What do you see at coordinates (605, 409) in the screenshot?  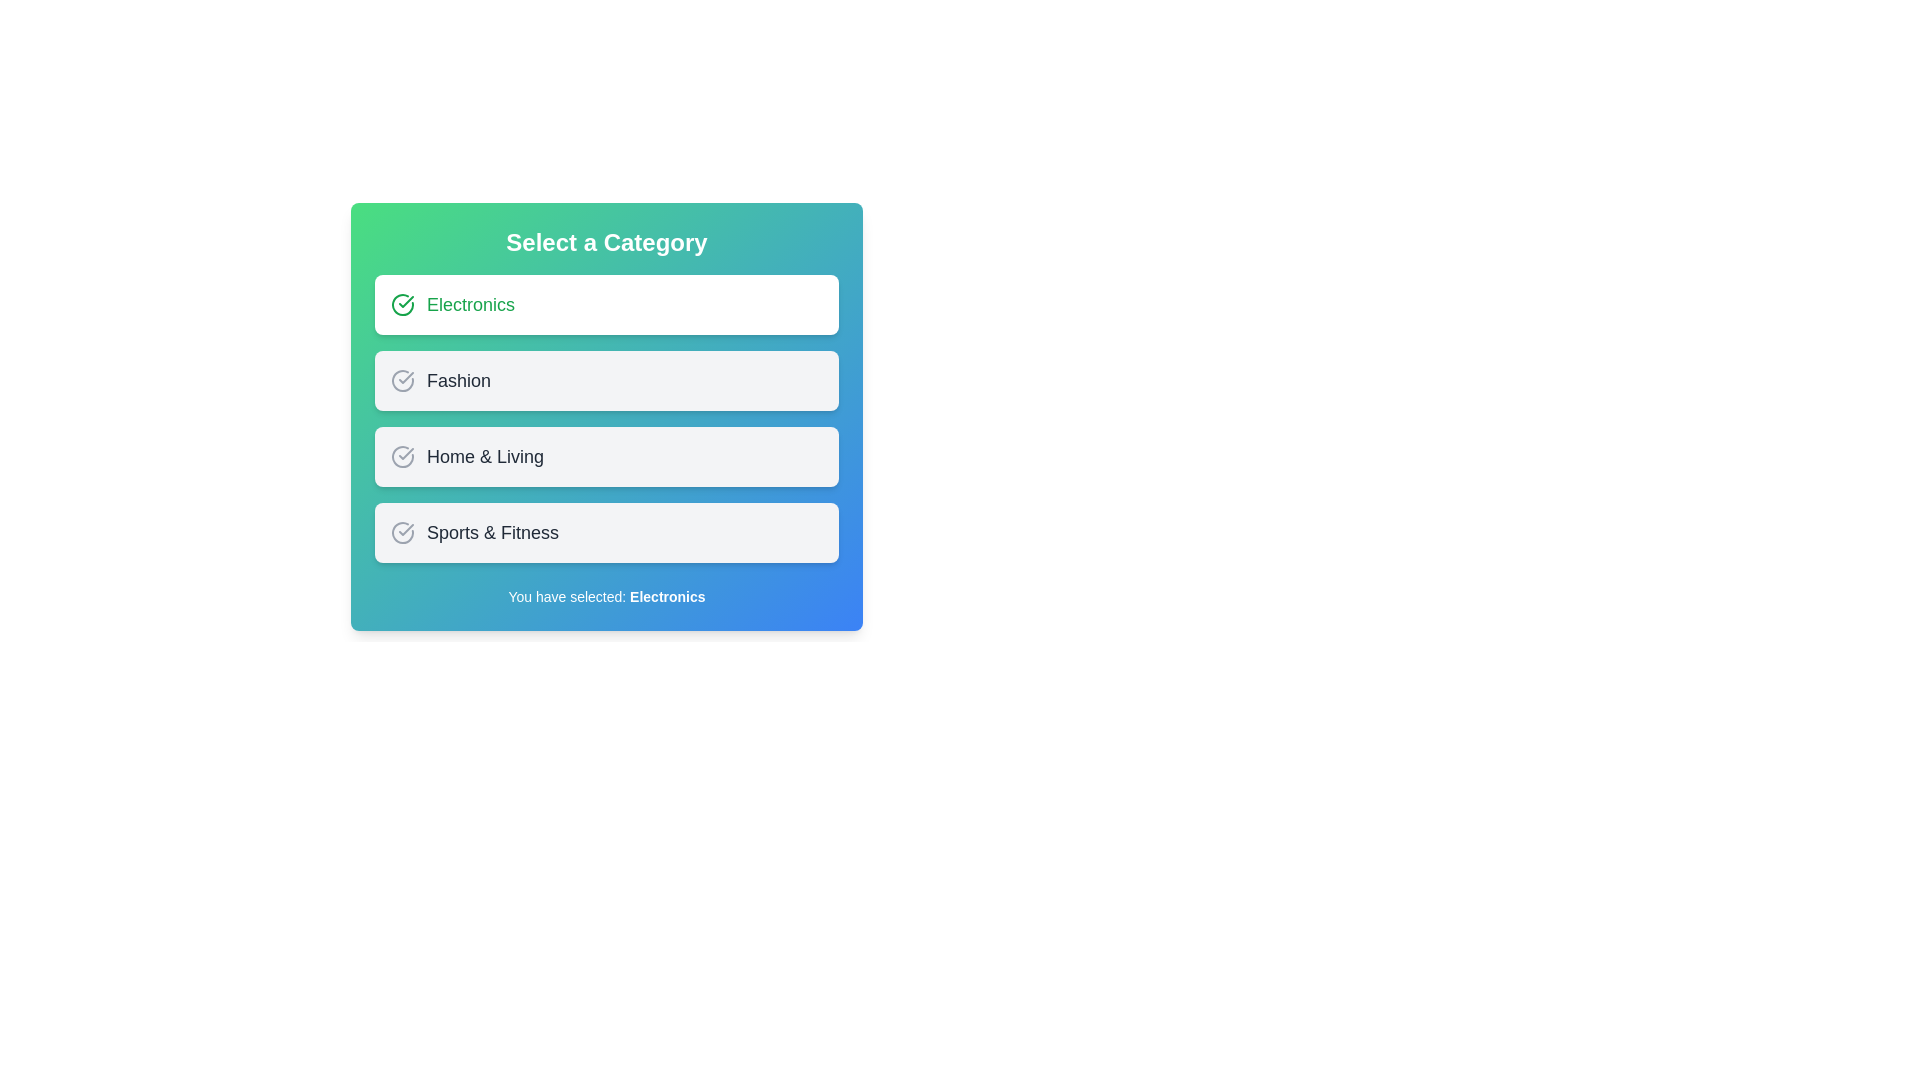 I see `the 'Fashion' category button, which is the second option in a list of four selectable category buttons, located between 'Electronics' and 'Home & Living'` at bounding box center [605, 409].